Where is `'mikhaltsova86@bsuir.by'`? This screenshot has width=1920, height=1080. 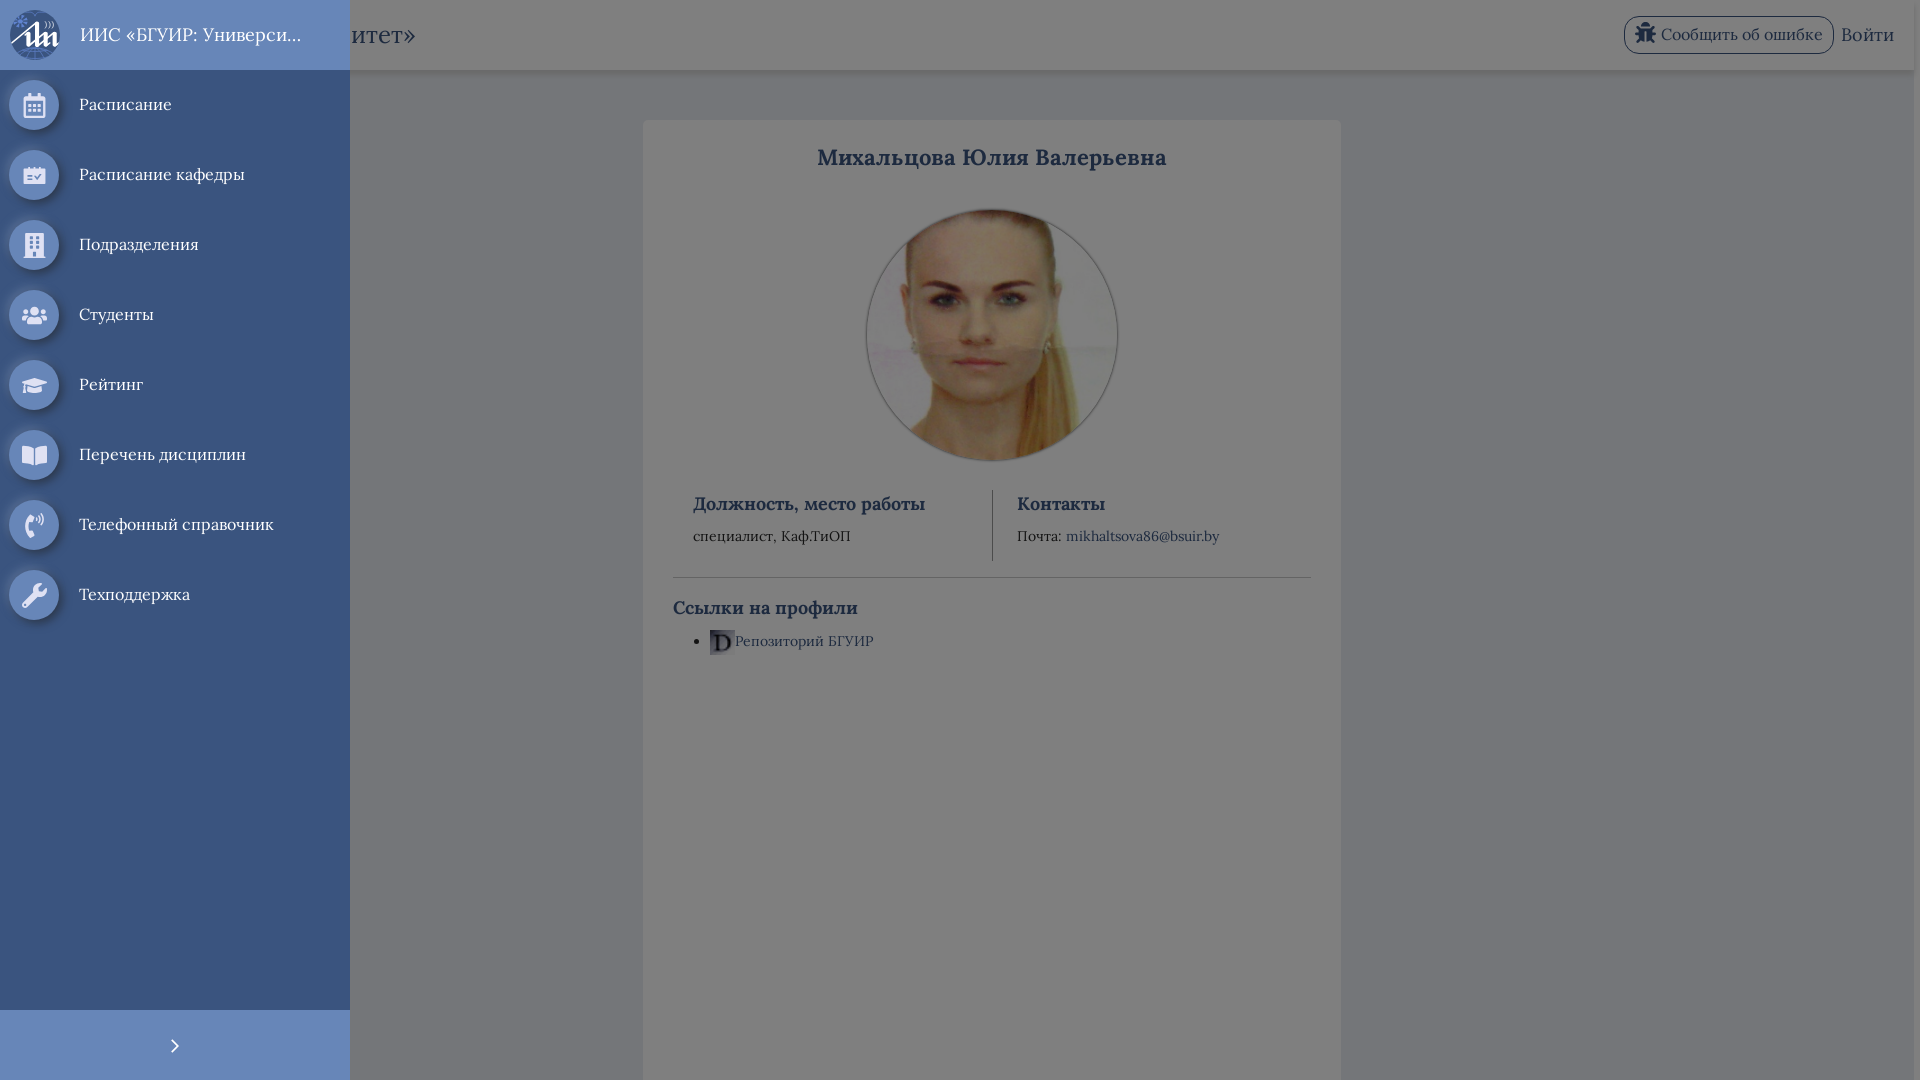 'mikhaltsova86@bsuir.by' is located at coordinates (1142, 535).